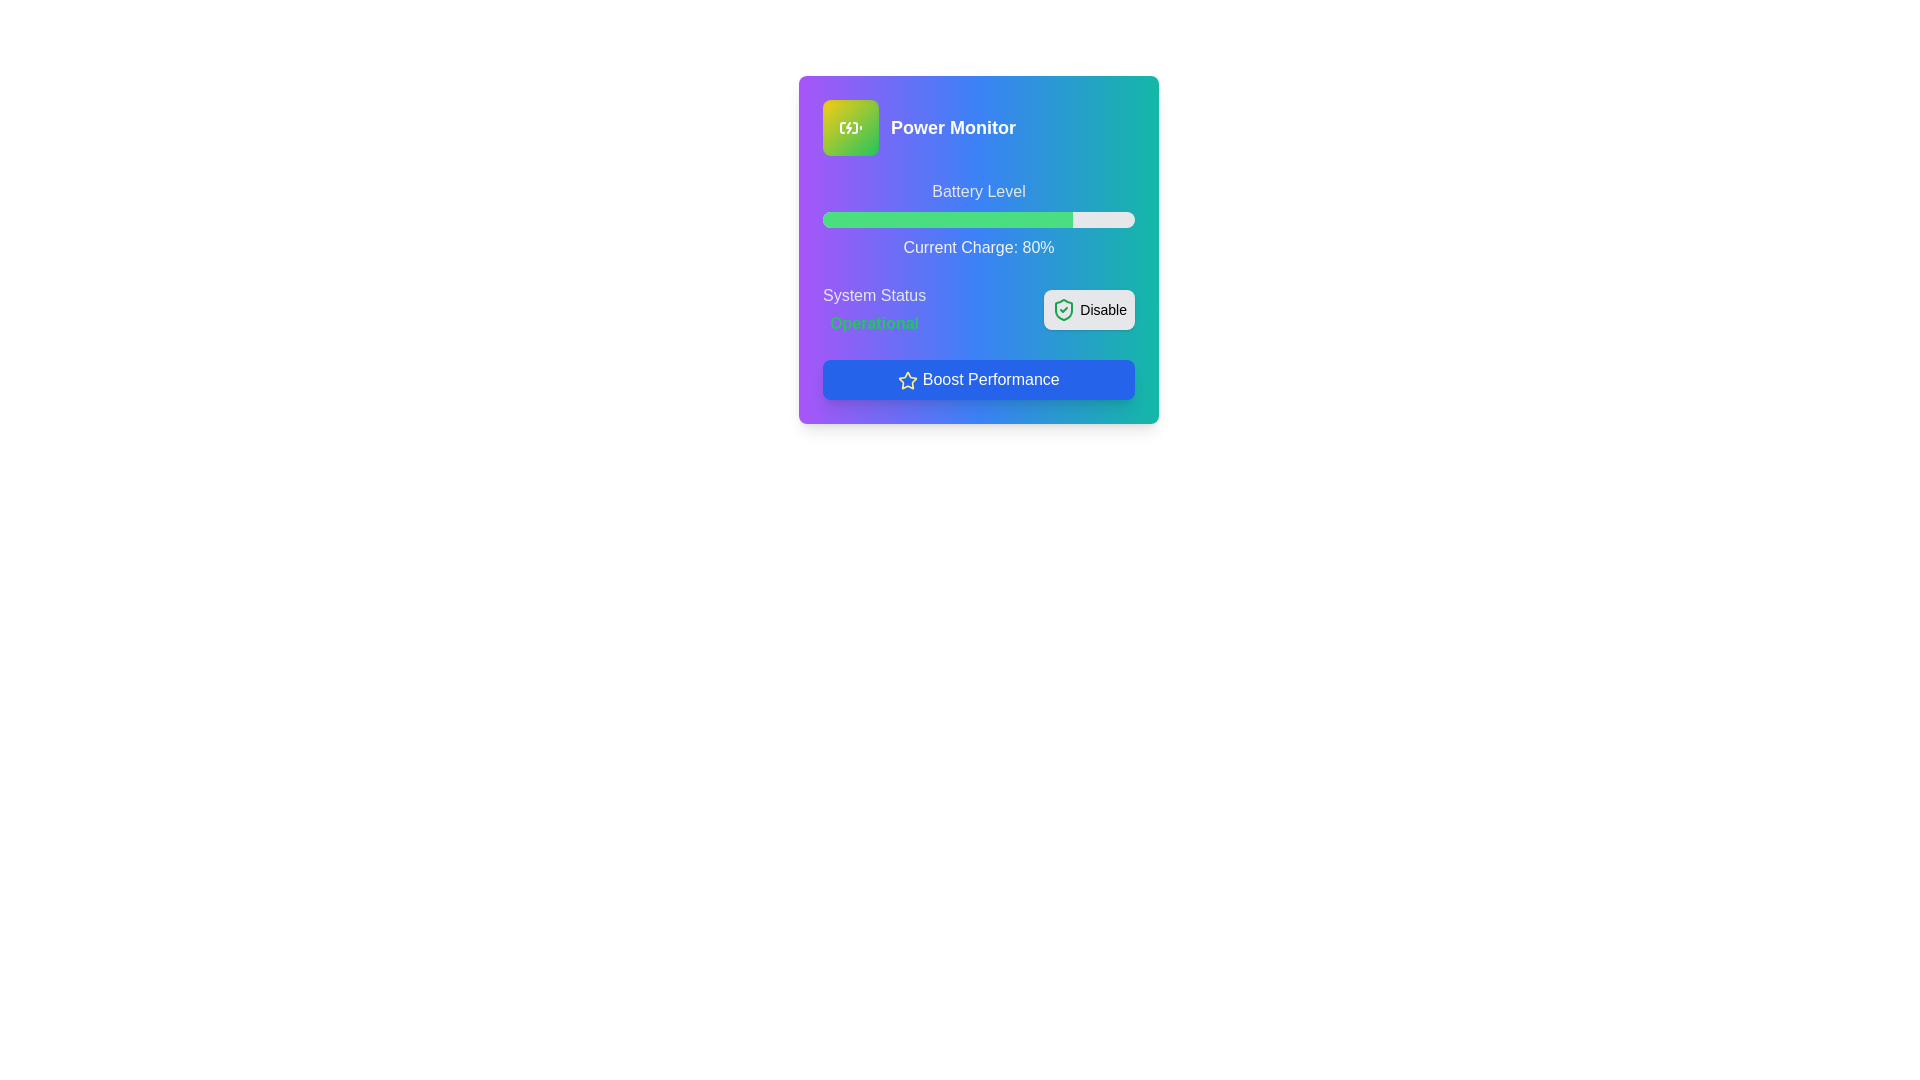 This screenshot has height=1080, width=1920. I want to click on the star-shaped icon with a yellow outline located within the 'Boost Performance' button at the bottom of the card interface, so click(907, 380).